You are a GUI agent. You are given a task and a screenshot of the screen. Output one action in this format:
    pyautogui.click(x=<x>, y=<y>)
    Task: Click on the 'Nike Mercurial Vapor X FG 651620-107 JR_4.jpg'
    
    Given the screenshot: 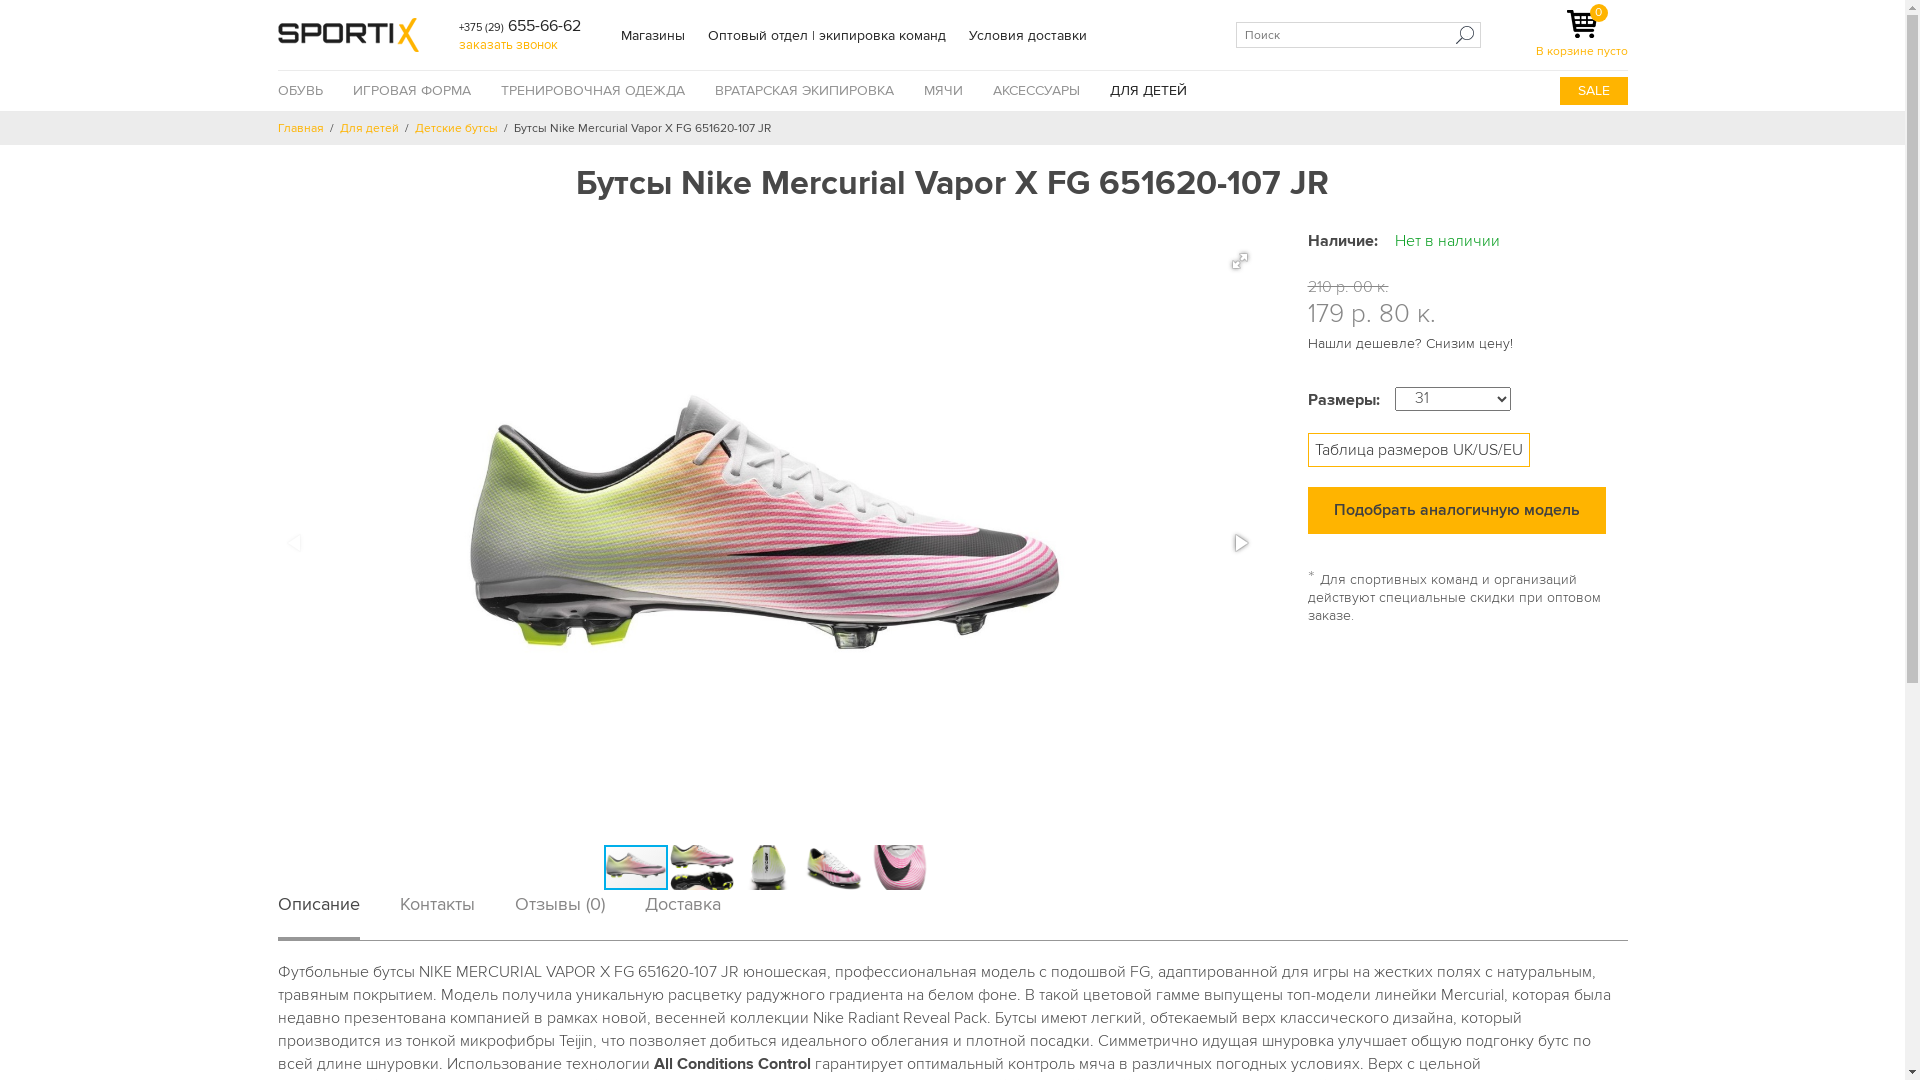 What is the action you would take?
    pyautogui.click(x=834, y=866)
    